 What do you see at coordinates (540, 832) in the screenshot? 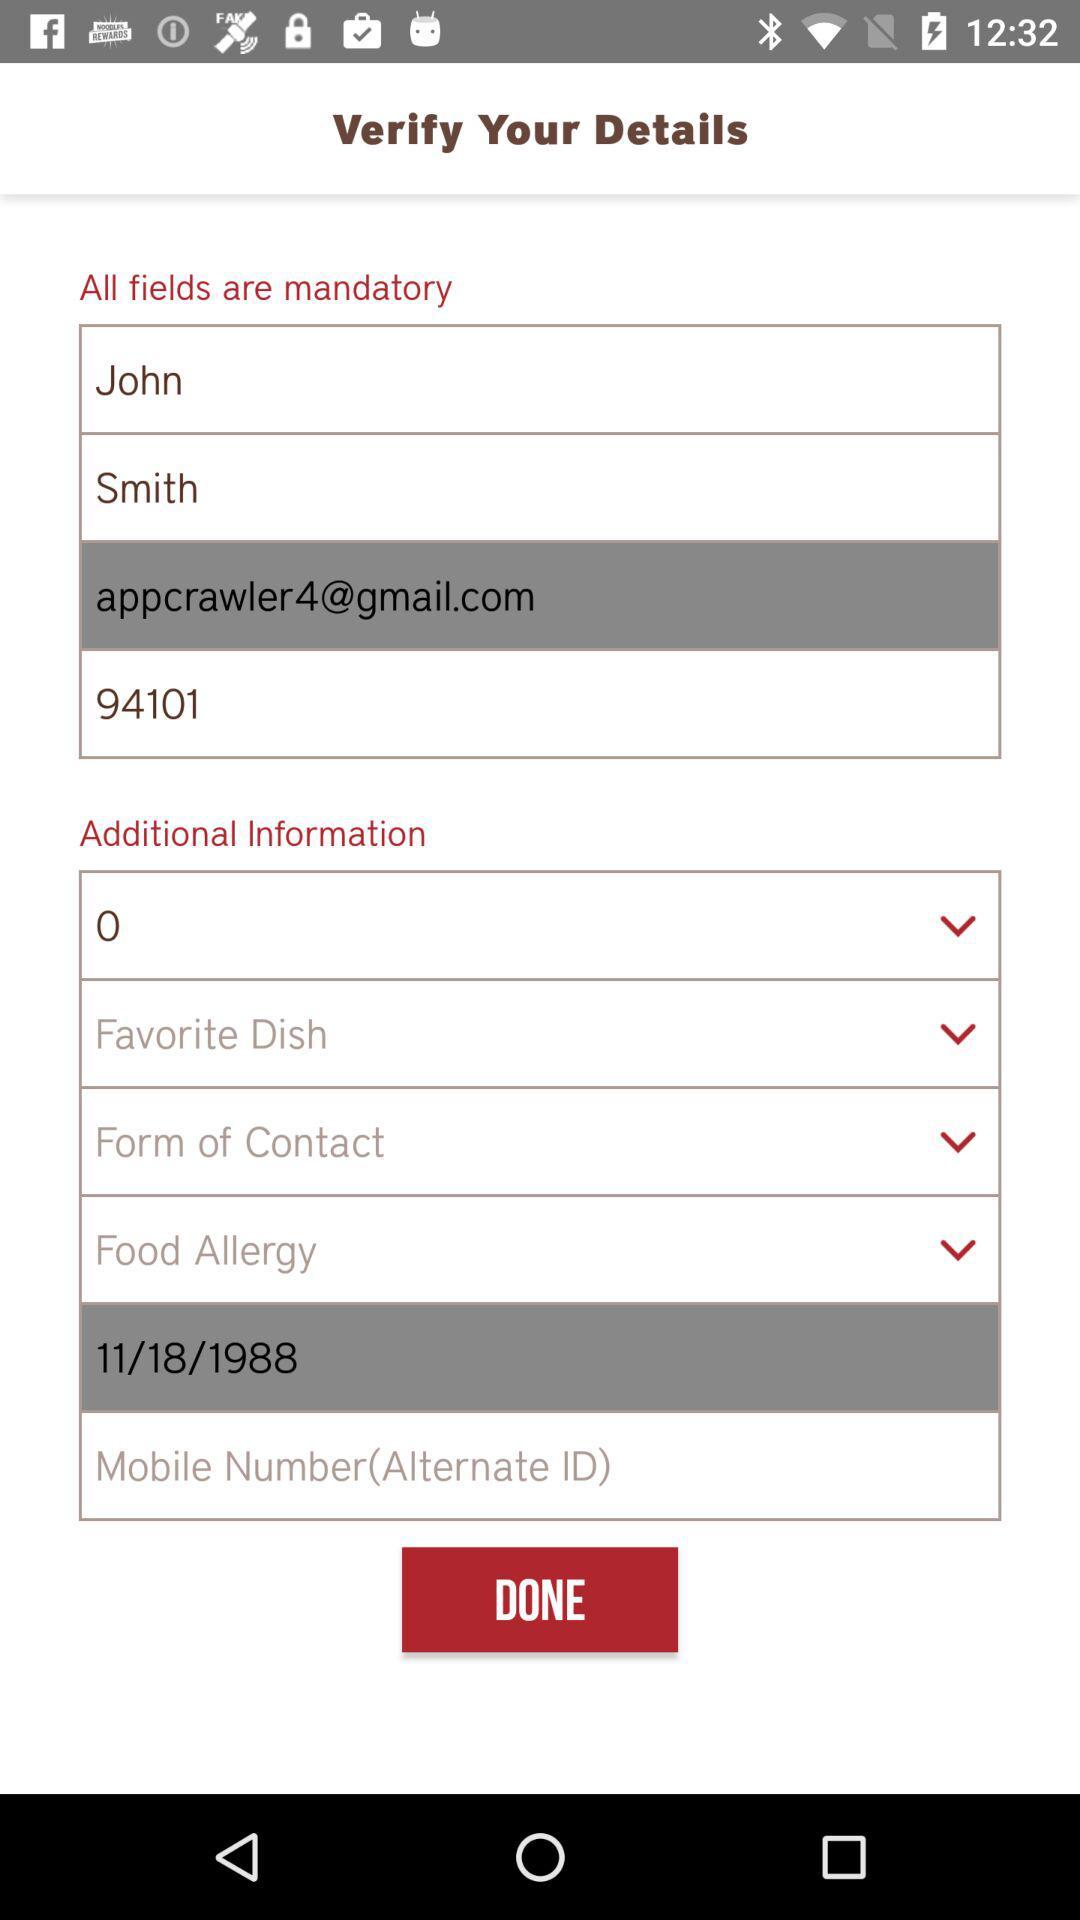
I see `icon below 94101 item` at bounding box center [540, 832].